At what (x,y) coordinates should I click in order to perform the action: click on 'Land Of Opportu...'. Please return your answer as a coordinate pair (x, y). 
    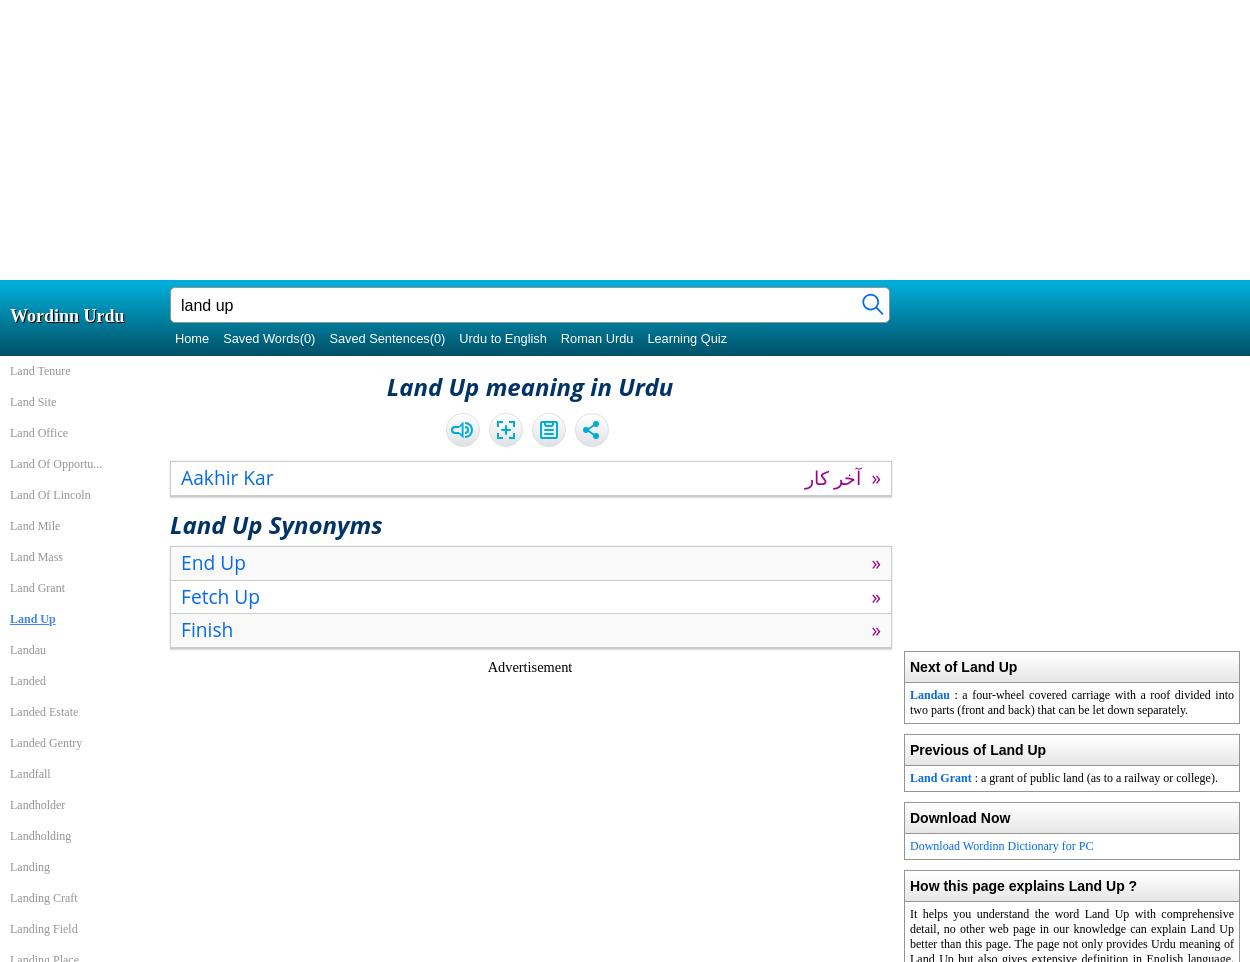
    Looking at the image, I should click on (10, 463).